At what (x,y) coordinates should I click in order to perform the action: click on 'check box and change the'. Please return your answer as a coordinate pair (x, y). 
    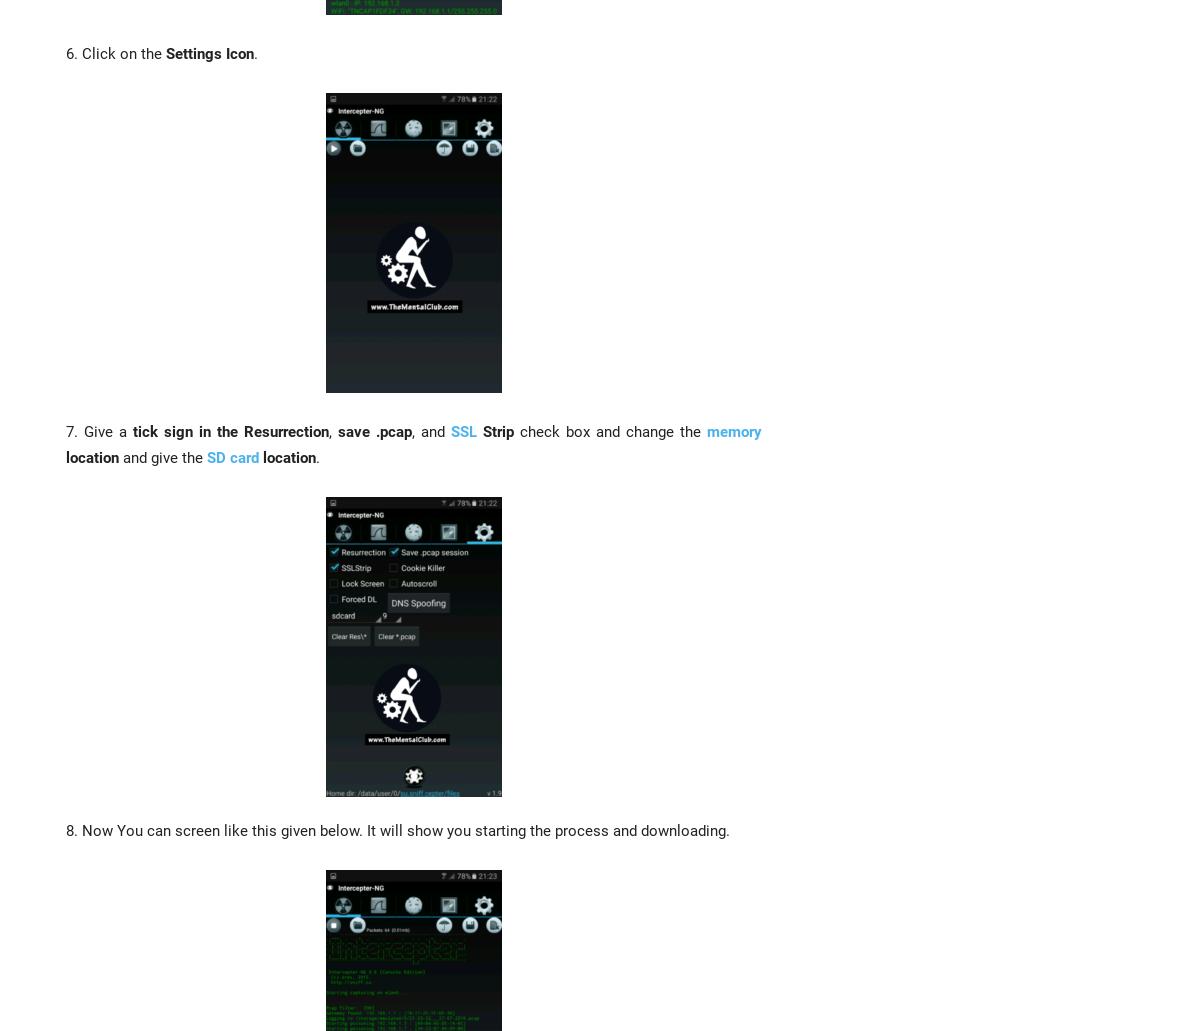
    Looking at the image, I should click on (610, 430).